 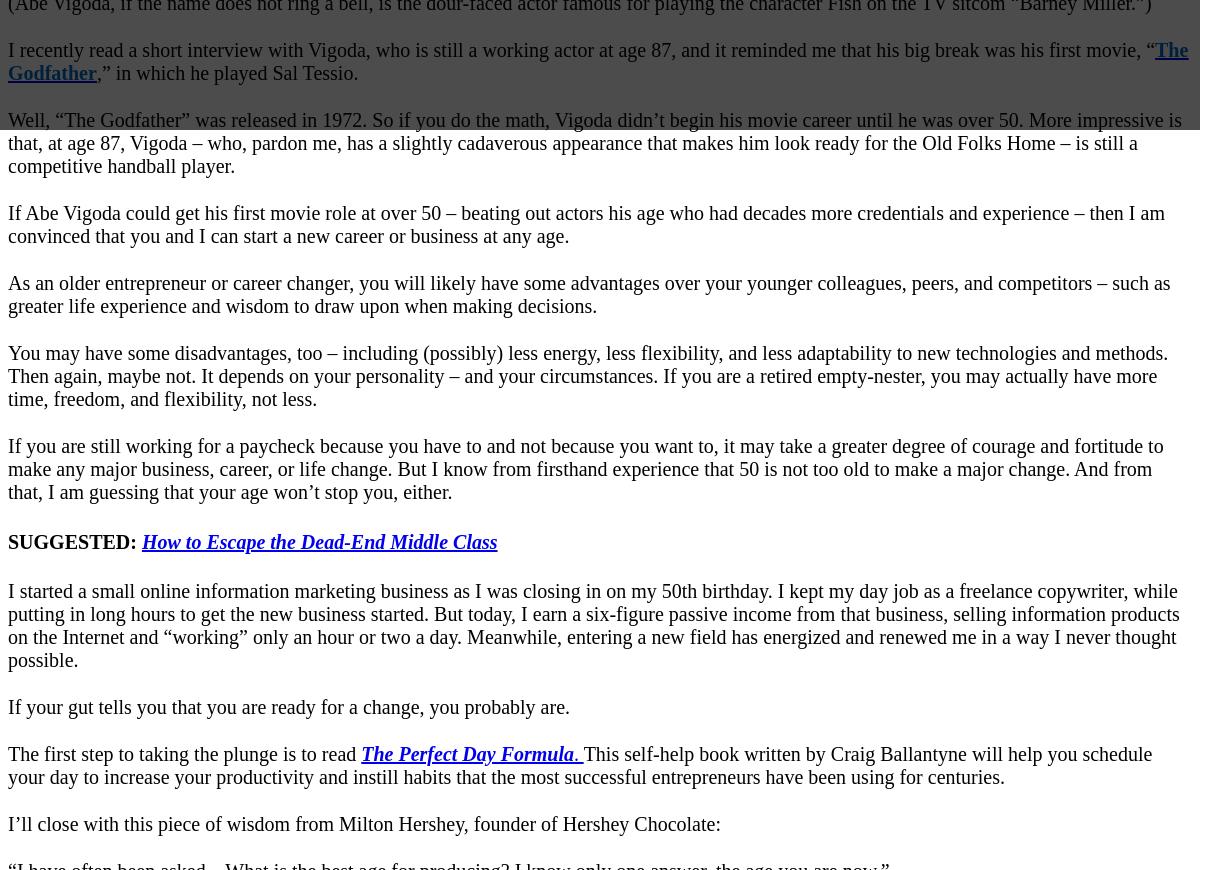 What do you see at coordinates (587, 294) in the screenshot?
I see `'As an older entrepreneur or career changer, you will likely have some advantages over your younger colleagues, peers, and competitors – such as greater life experience and wisdom to draw upon when making decisions.'` at bounding box center [587, 294].